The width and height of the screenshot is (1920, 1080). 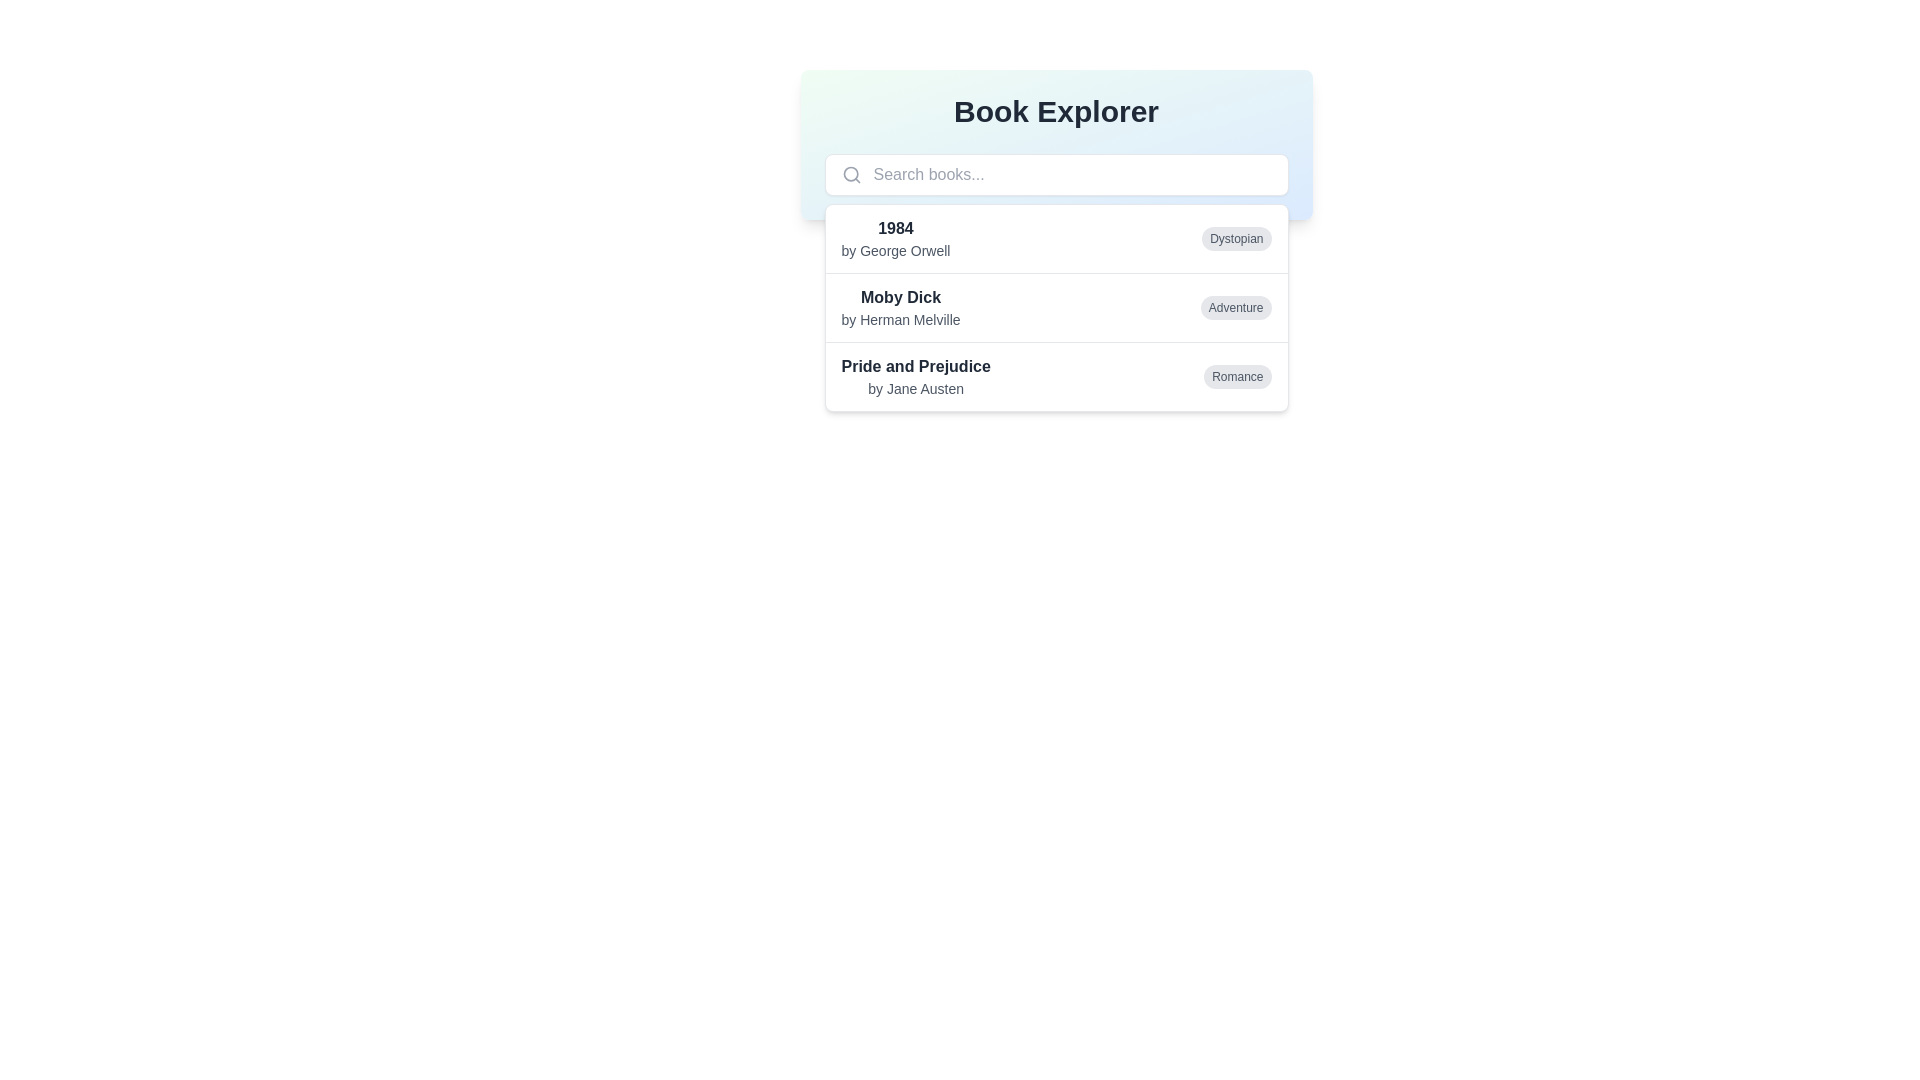 What do you see at coordinates (900, 319) in the screenshot?
I see `the text label displaying 'by Herman Melville', which is styled in small, gray font and positioned below the title 'Moby Dick'` at bounding box center [900, 319].